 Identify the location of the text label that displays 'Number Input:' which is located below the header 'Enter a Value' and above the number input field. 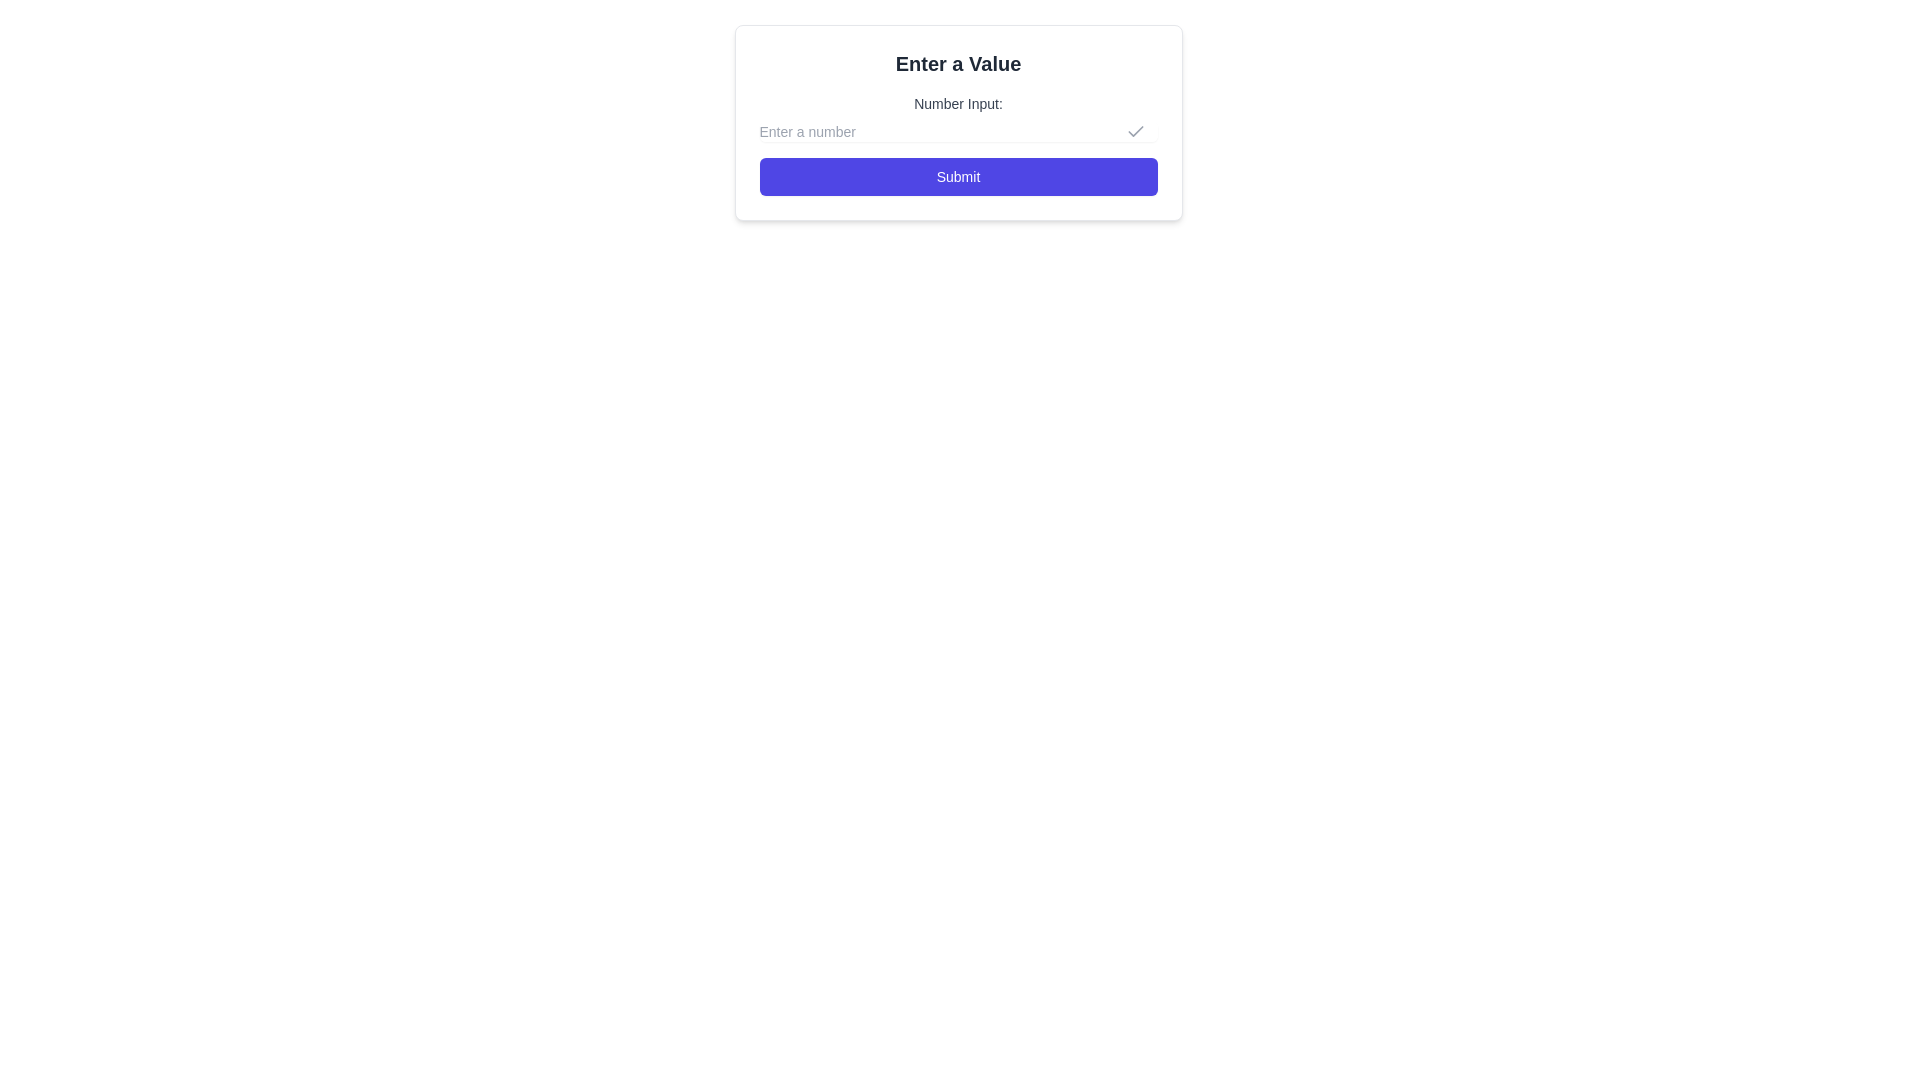
(957, 104).